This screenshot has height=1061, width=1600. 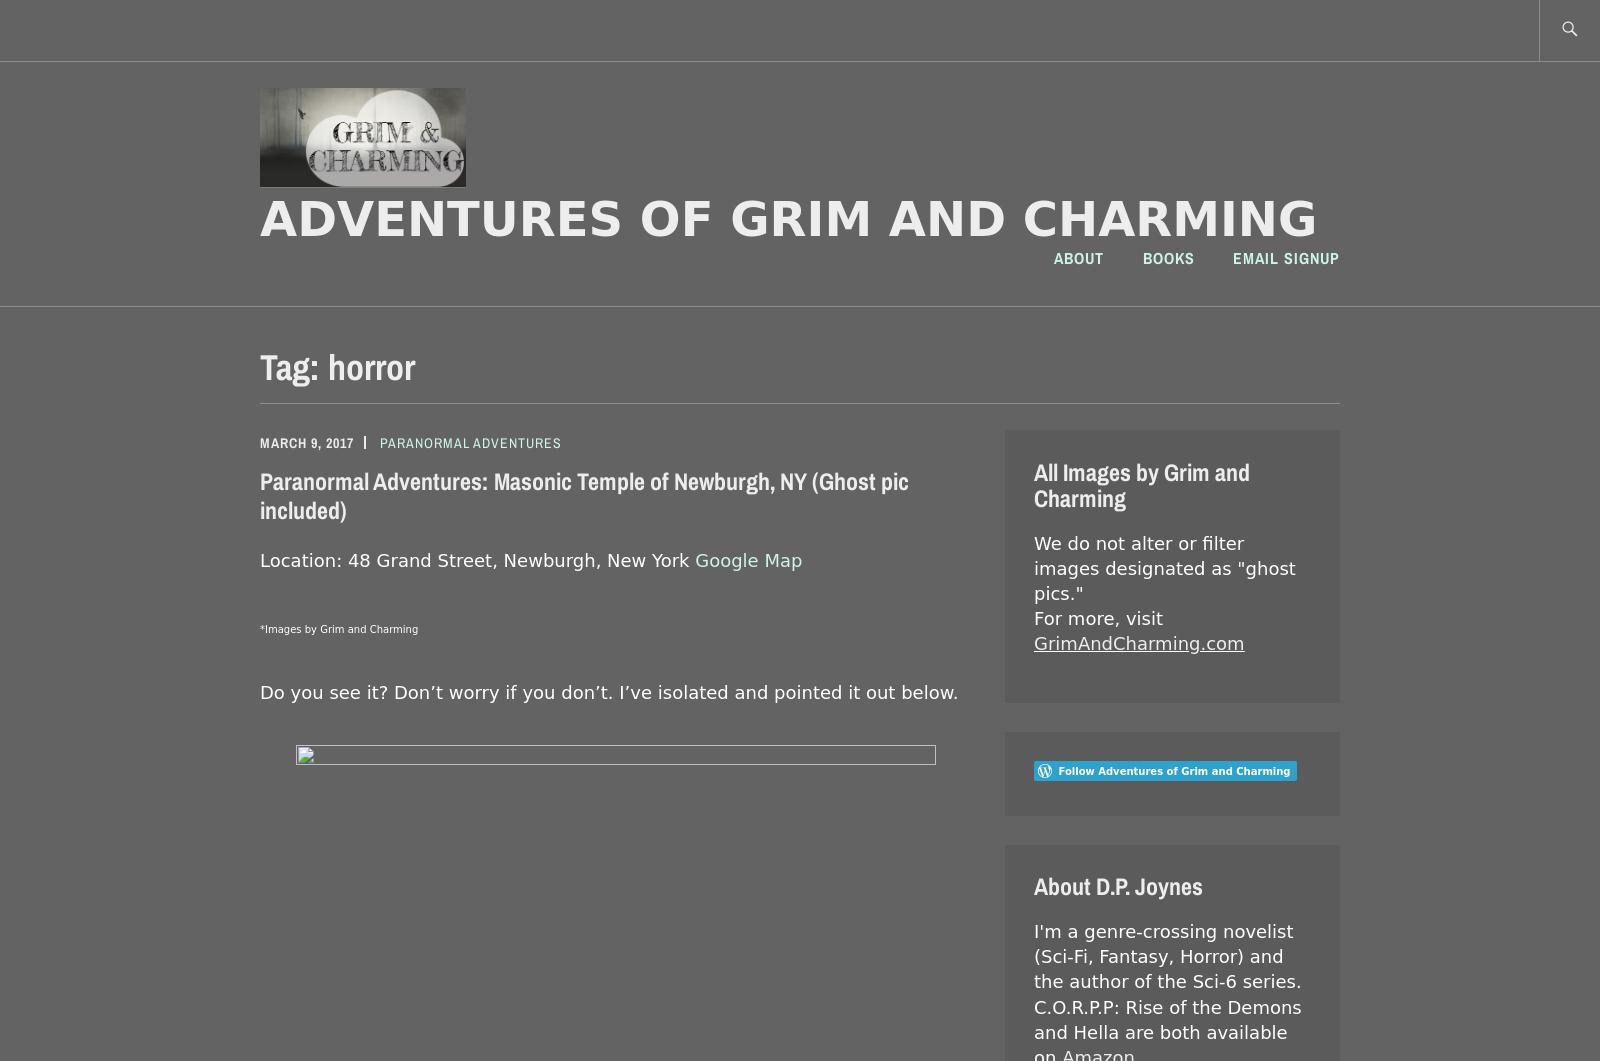 What do you see at coordinates (608, 691) in the screenshot?
I see `'Do you see it? Don’t worry if you don’t. I’ve isolated and pointed it out below.'` at bounding box center [608, 691].